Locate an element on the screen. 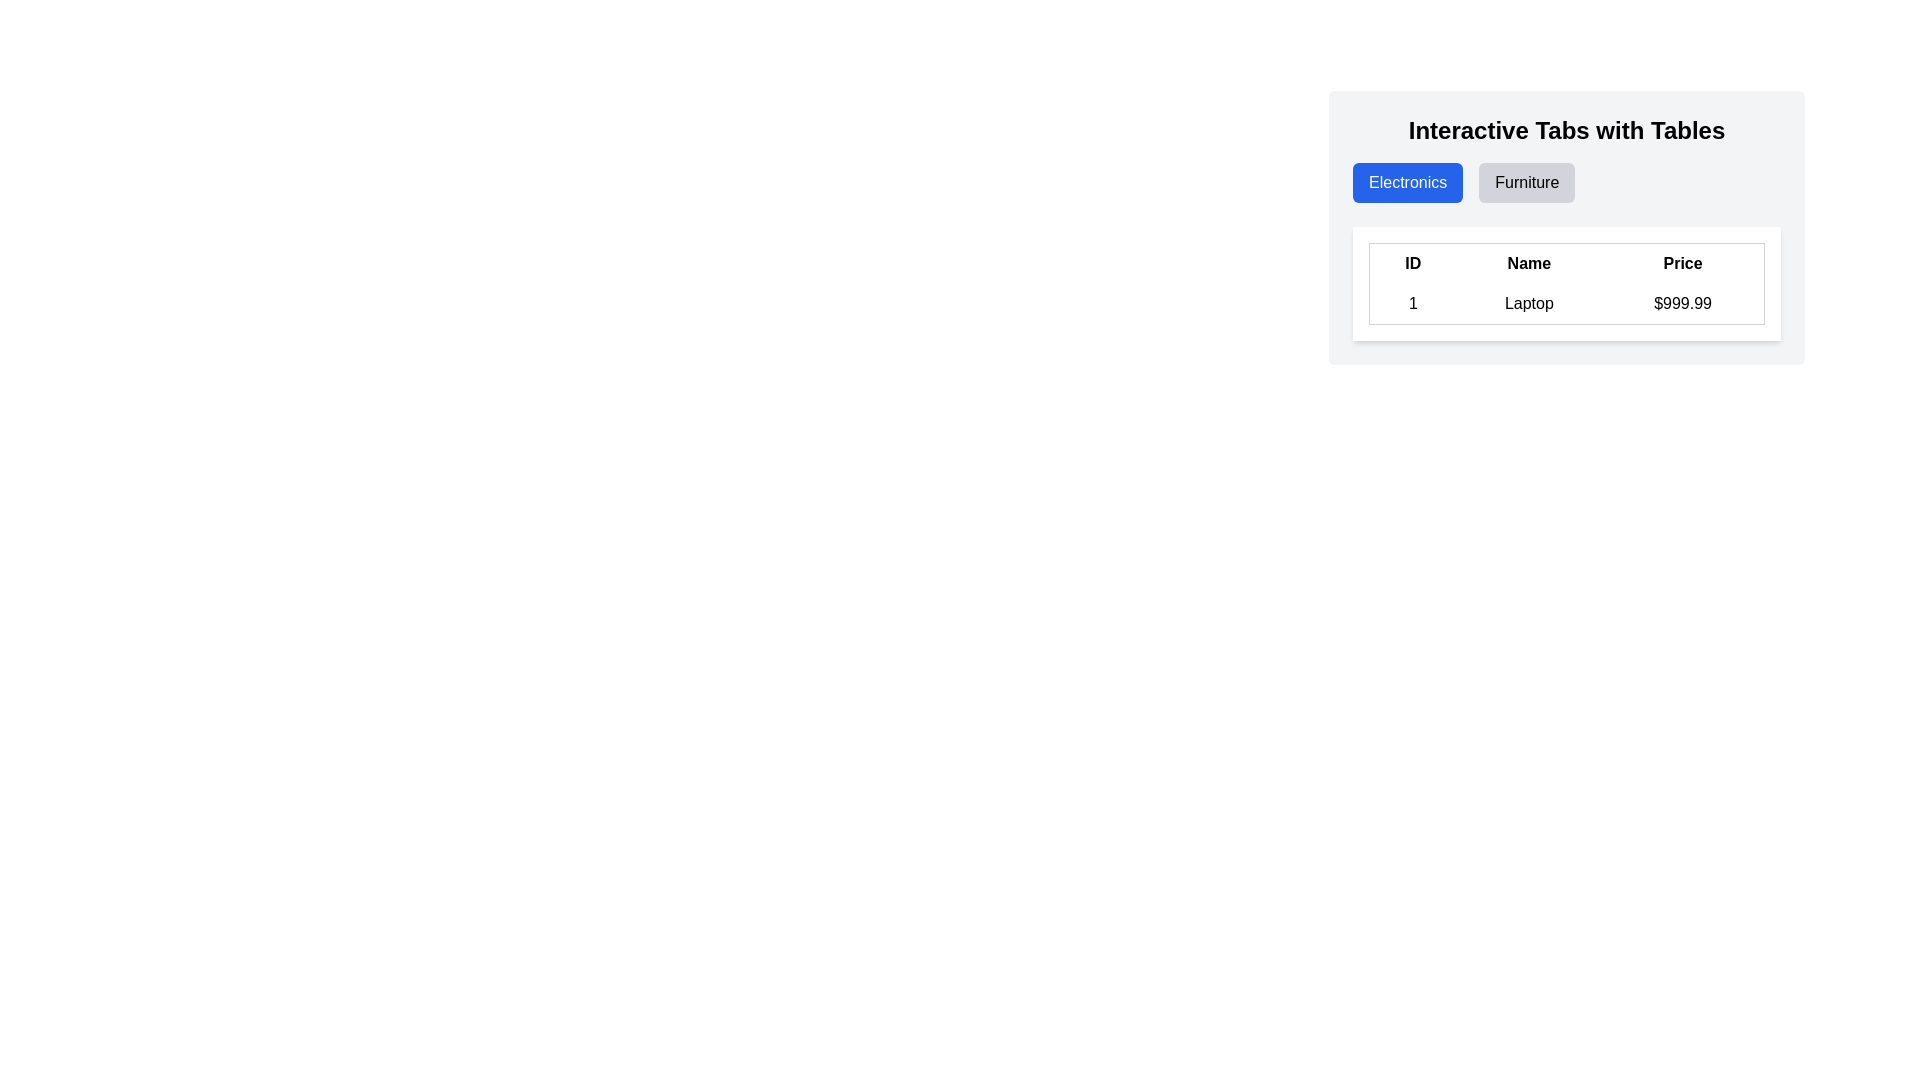  the 'Electronics' button is located at coordinates (1407, 182).